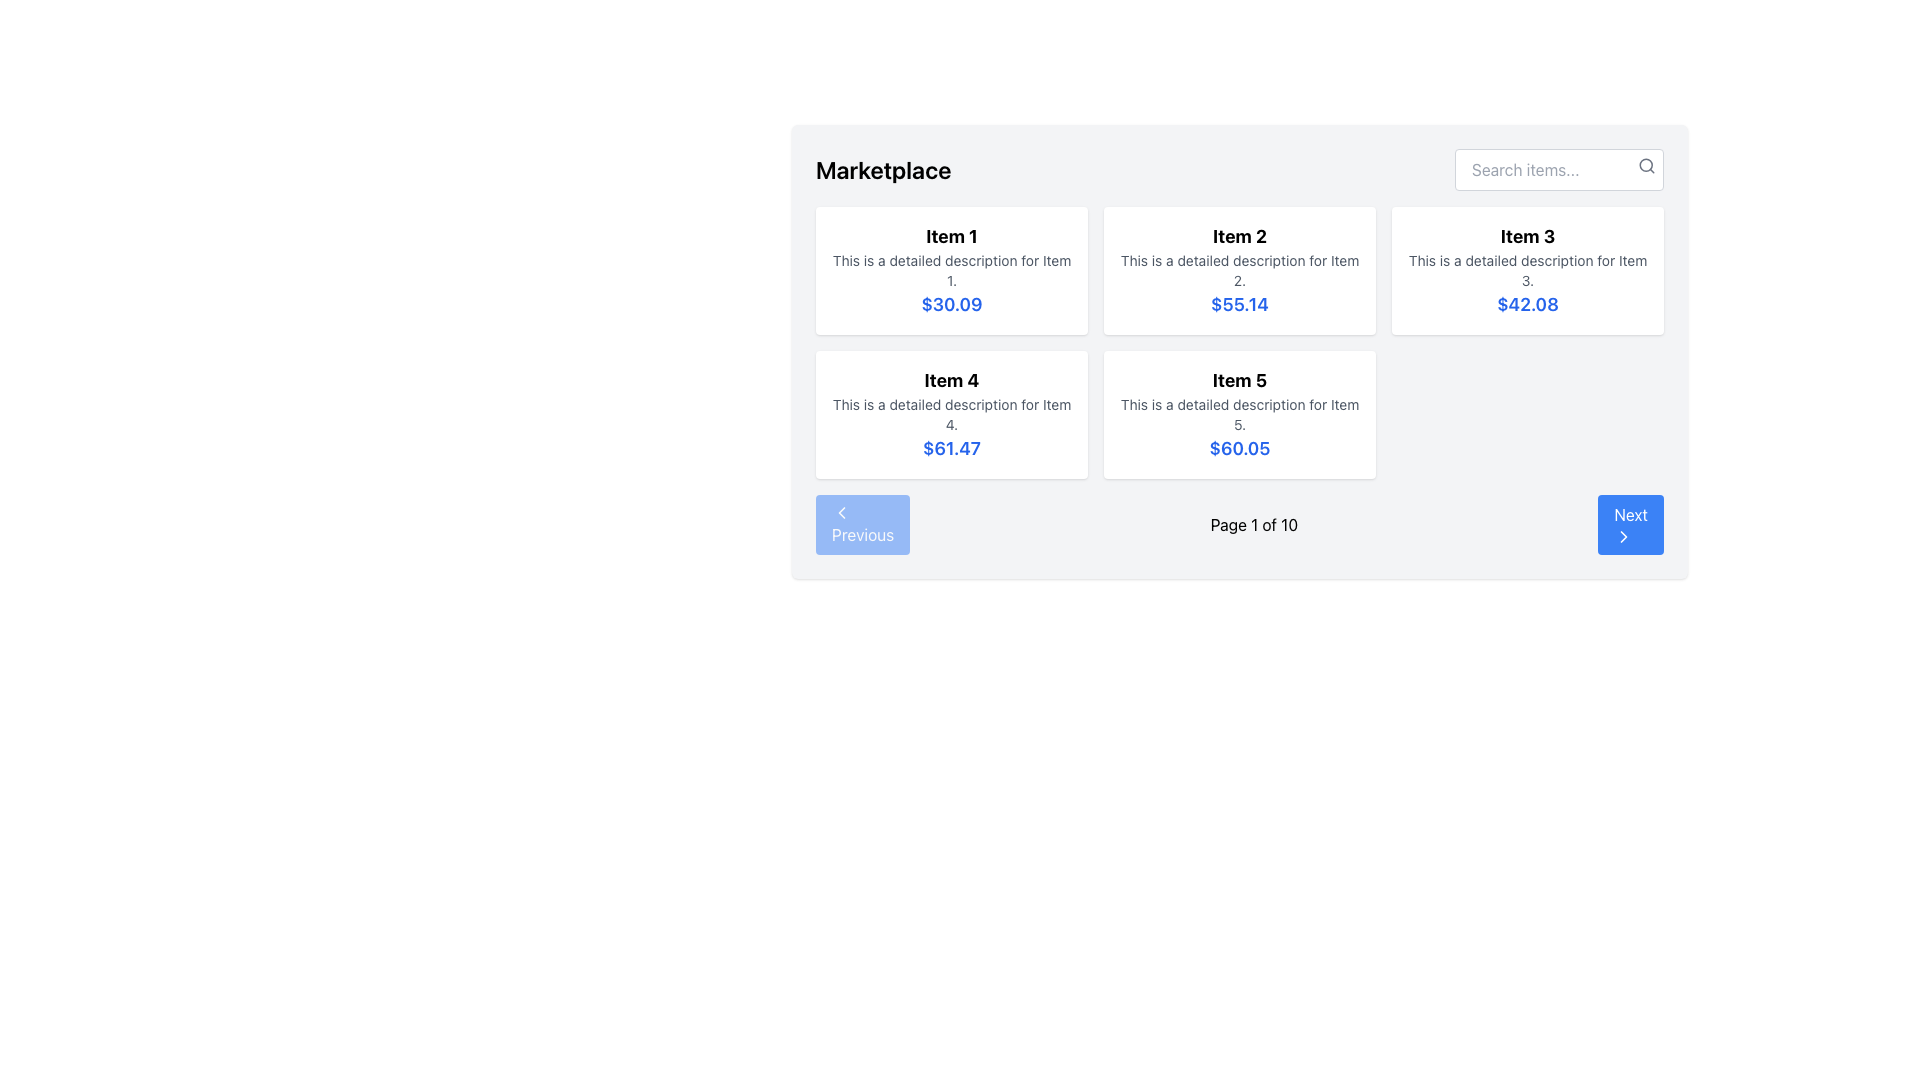 The height and width of the screenshot is (1080, 1920). What do you see at coordinates (950, 447) in the screenshot?
I see `text content displayed in large, bold, blue font showing the price '$61.47' within the interface card for 'Item 4'` at bounding box center [950, 447].